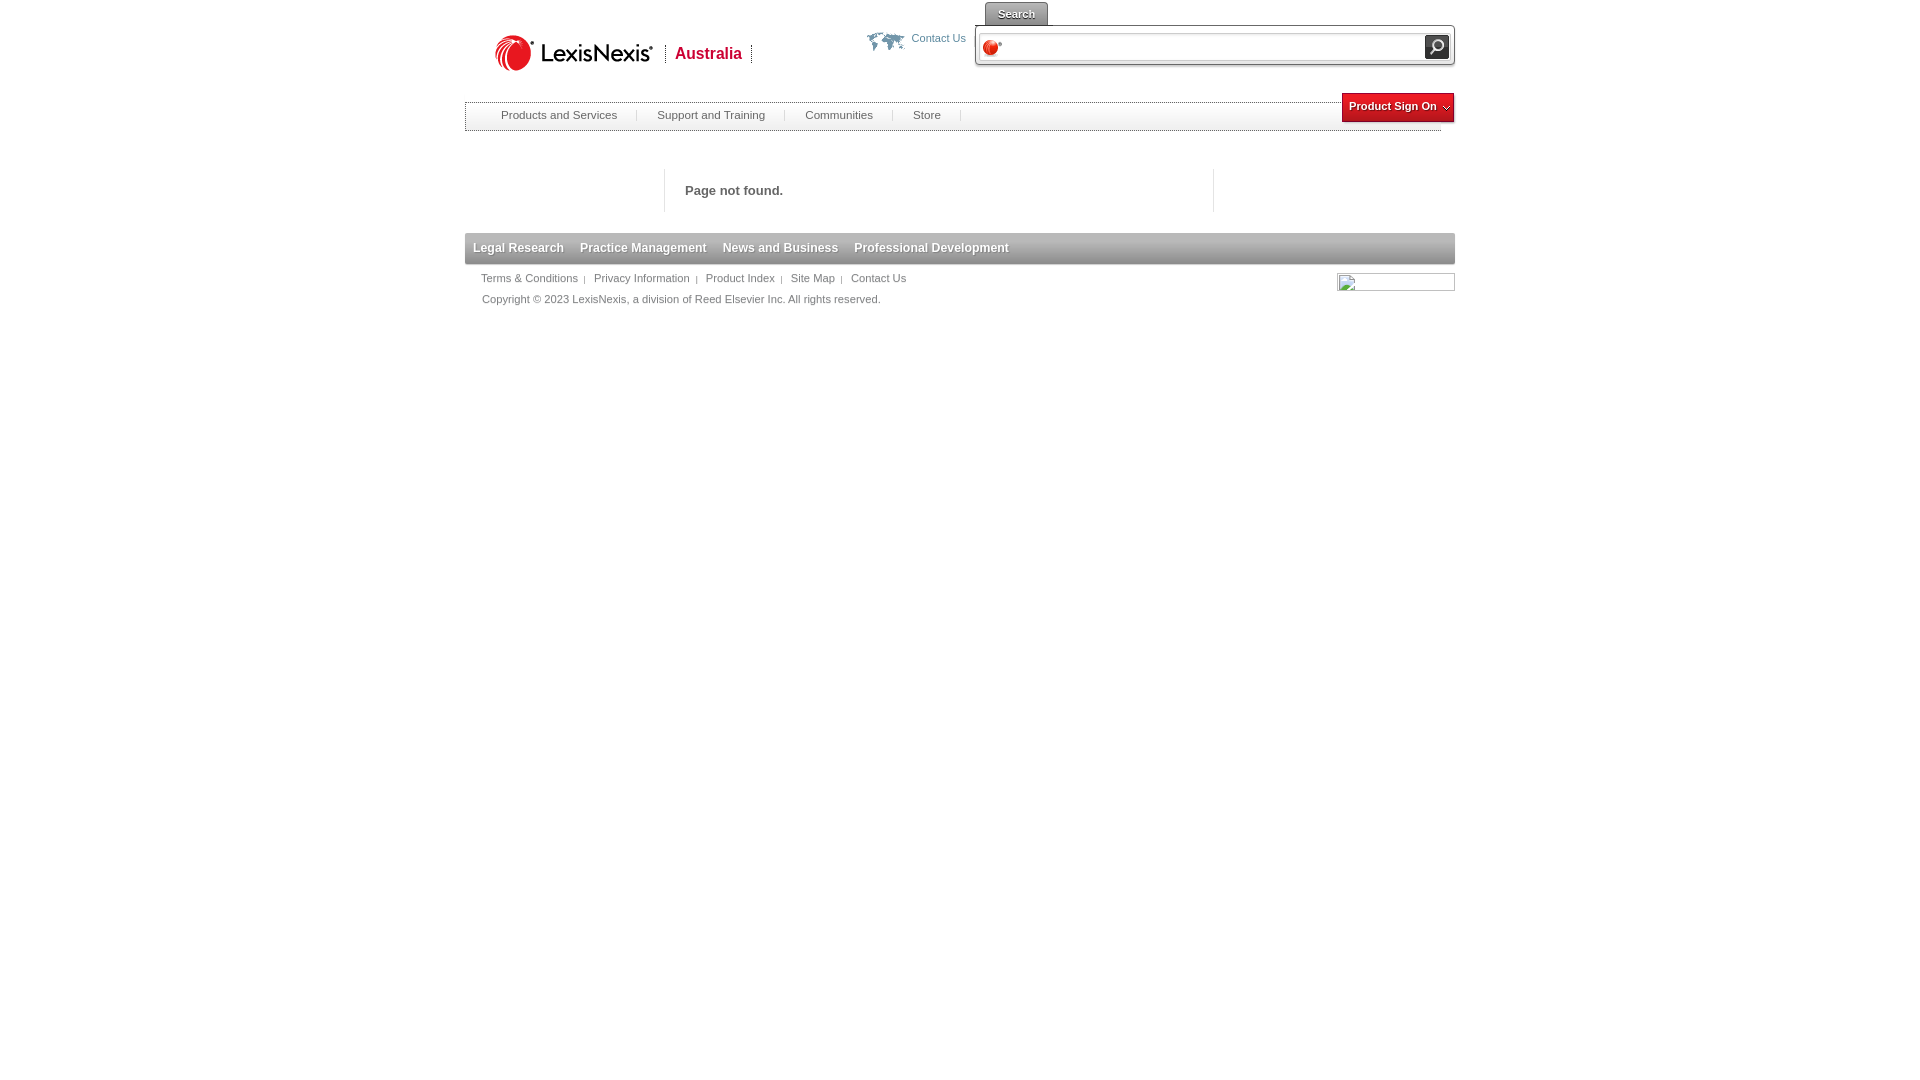  What do you see at coordinates (915, 38) in the screenshot?
I see `'Contact Us'` at bounding box center [915, 38].